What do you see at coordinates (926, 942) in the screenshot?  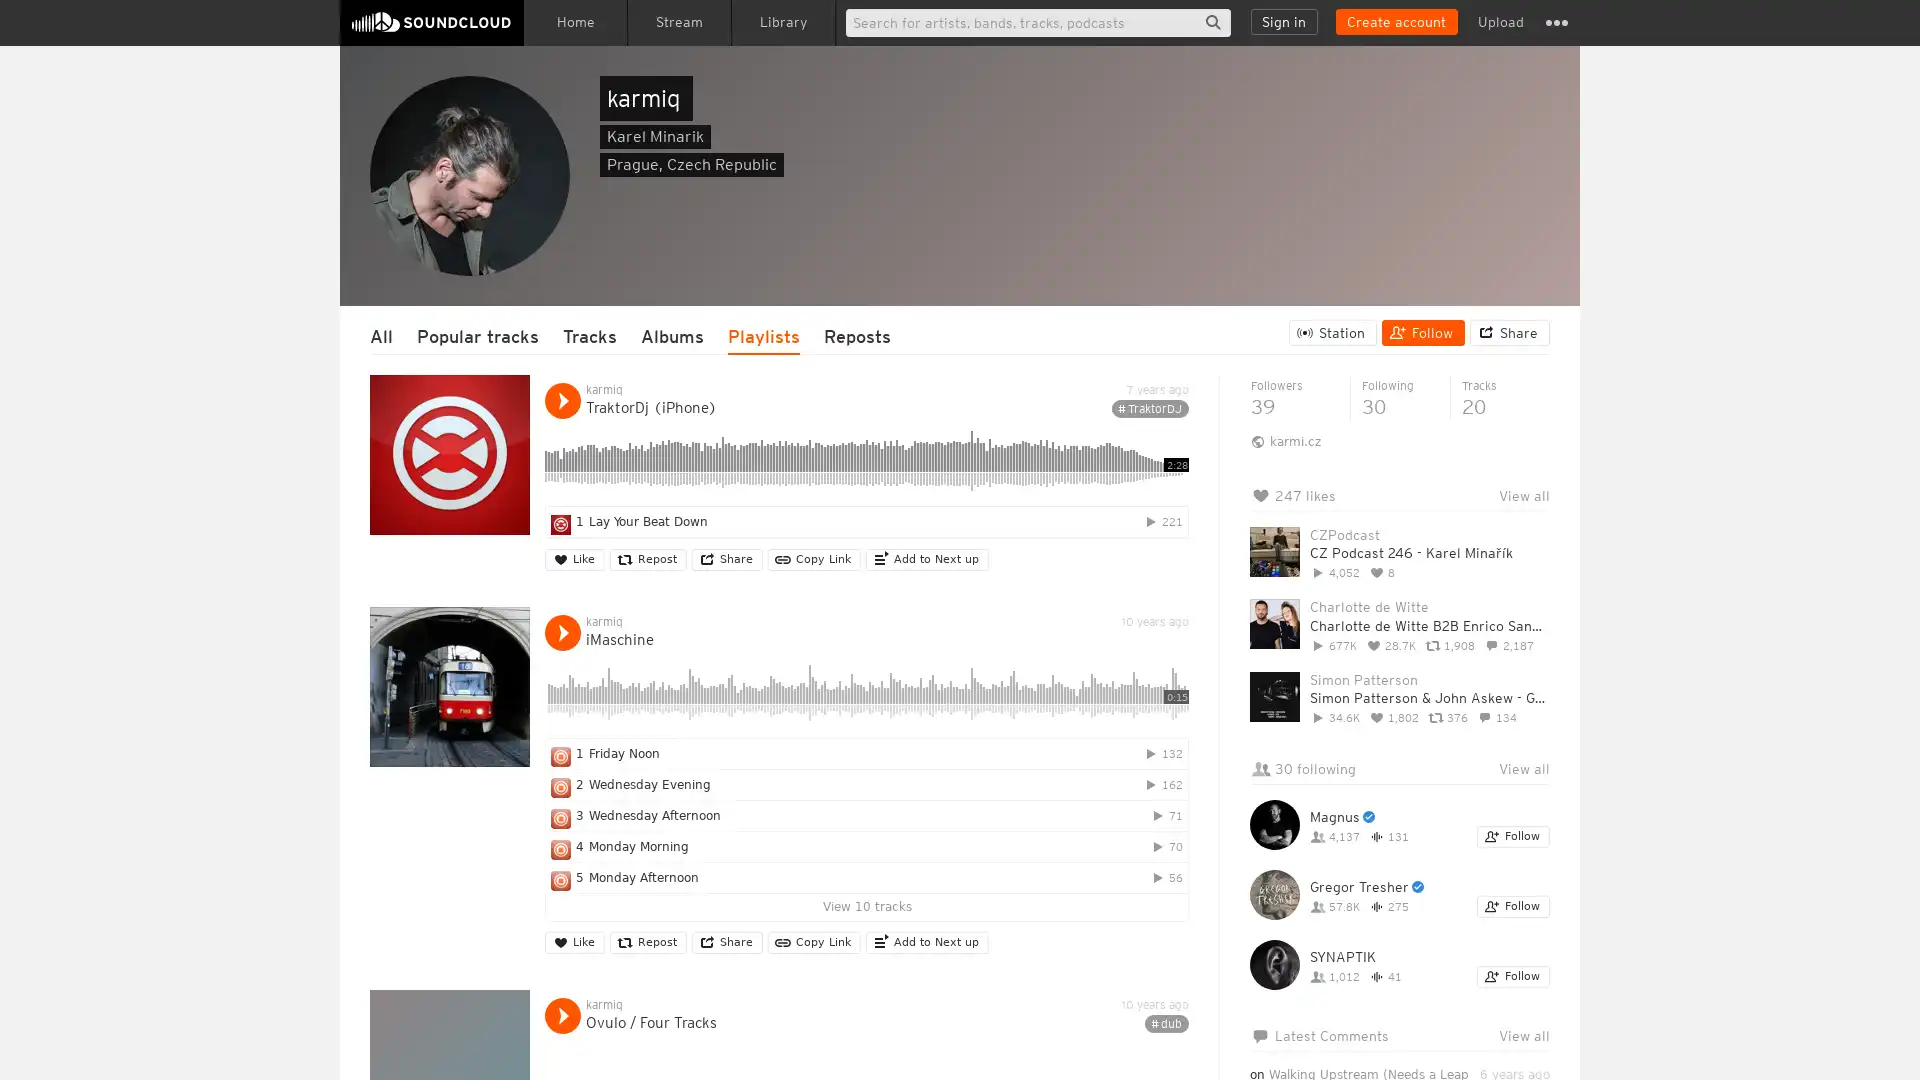 I see `Add to Next up` at bounding box center [926, 942].